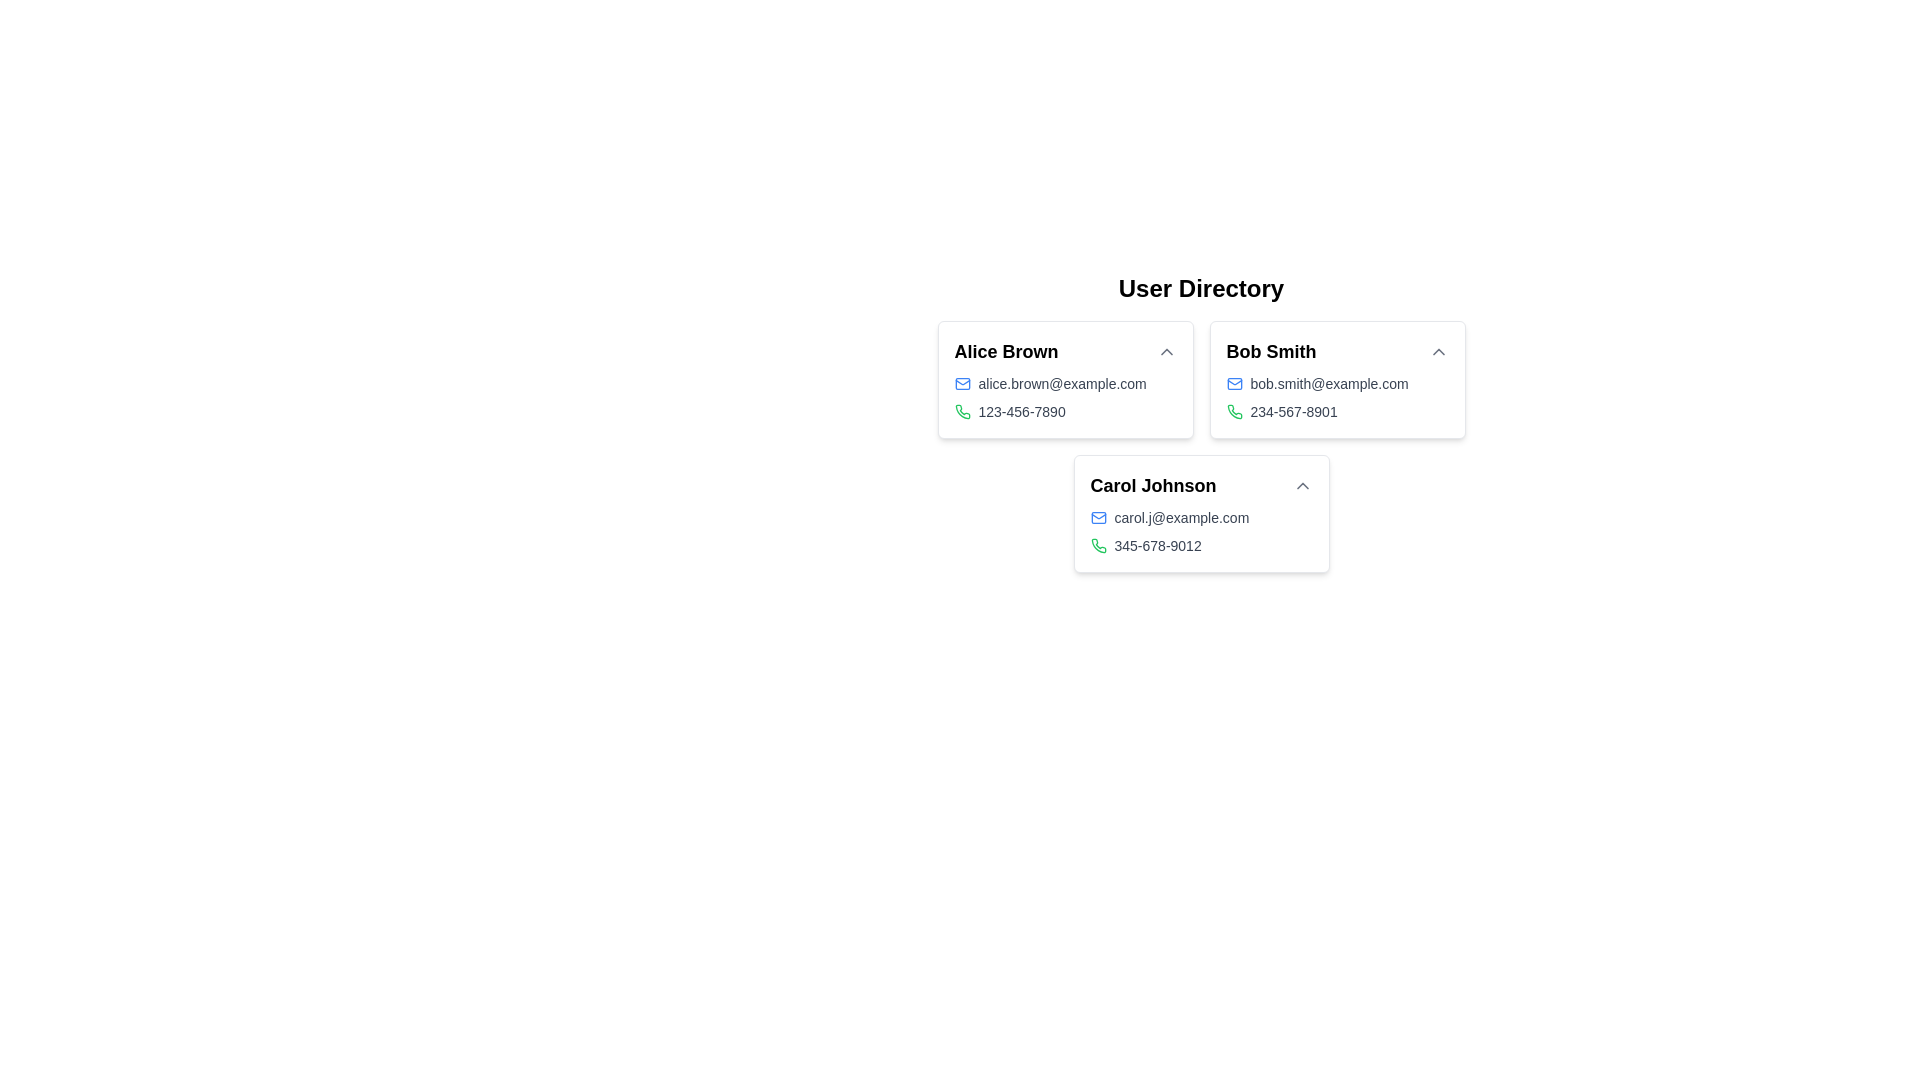  What do you see at coordinates (1064, 380) in the screenshot?
I see `the email link within the Information card for 'Alice Brown', which displays contact information including email and phone details` at bounding box center [1064, 380].